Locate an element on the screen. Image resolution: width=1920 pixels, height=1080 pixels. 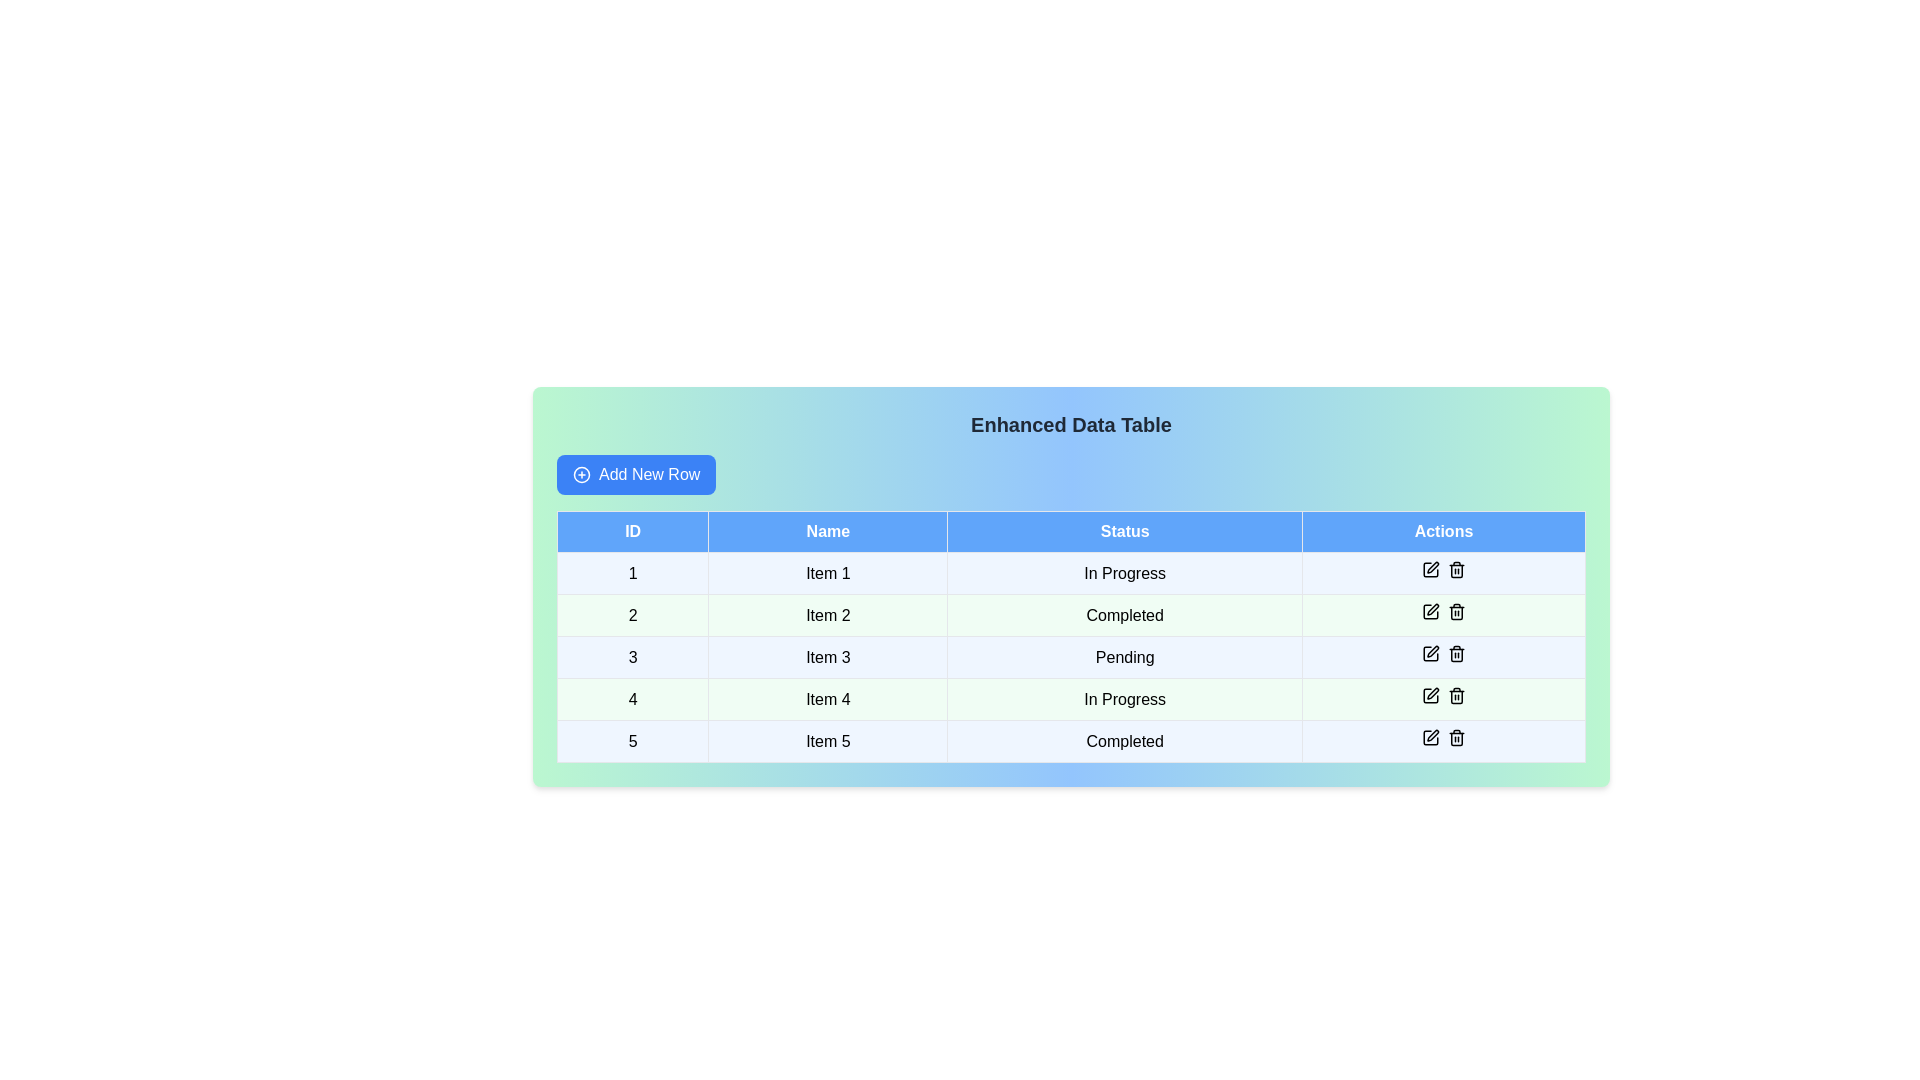
the edit button in the second row, fourth column of the 'Enhanced Data Table' is located at coordinates (1429, 611).